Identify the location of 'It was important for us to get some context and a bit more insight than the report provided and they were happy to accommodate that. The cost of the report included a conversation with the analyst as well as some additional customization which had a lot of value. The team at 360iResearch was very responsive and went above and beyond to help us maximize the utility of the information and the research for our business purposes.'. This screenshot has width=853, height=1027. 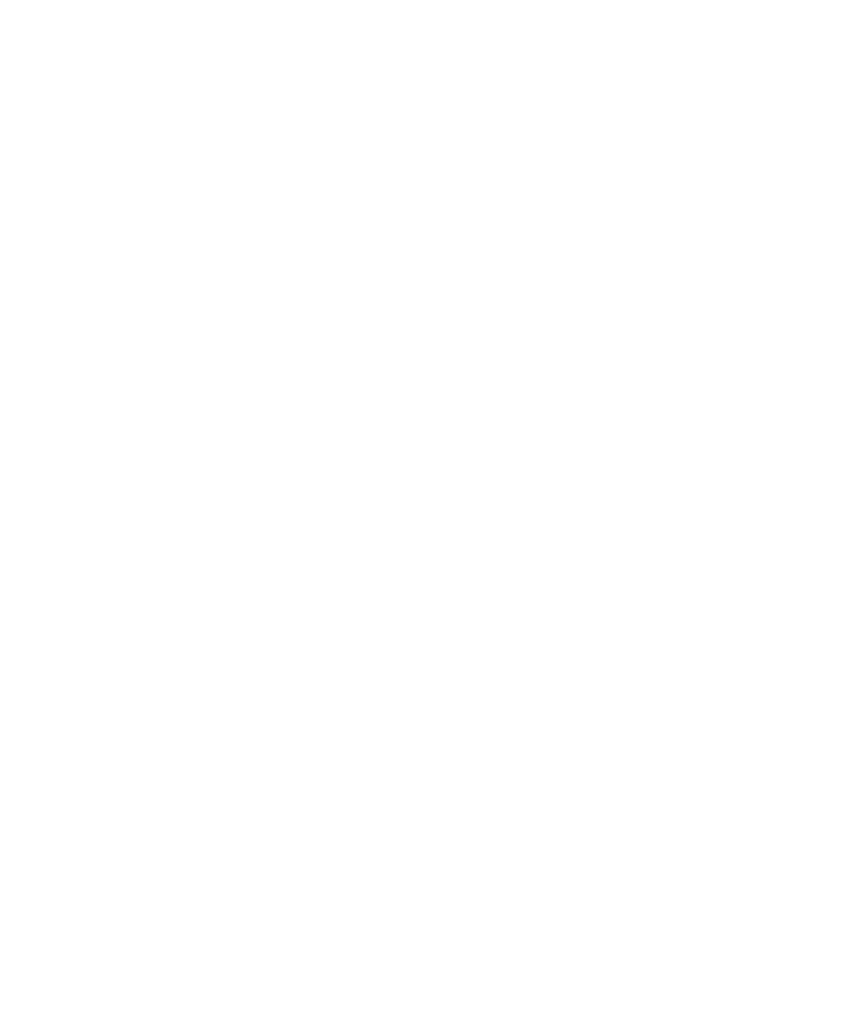
(370, 103).